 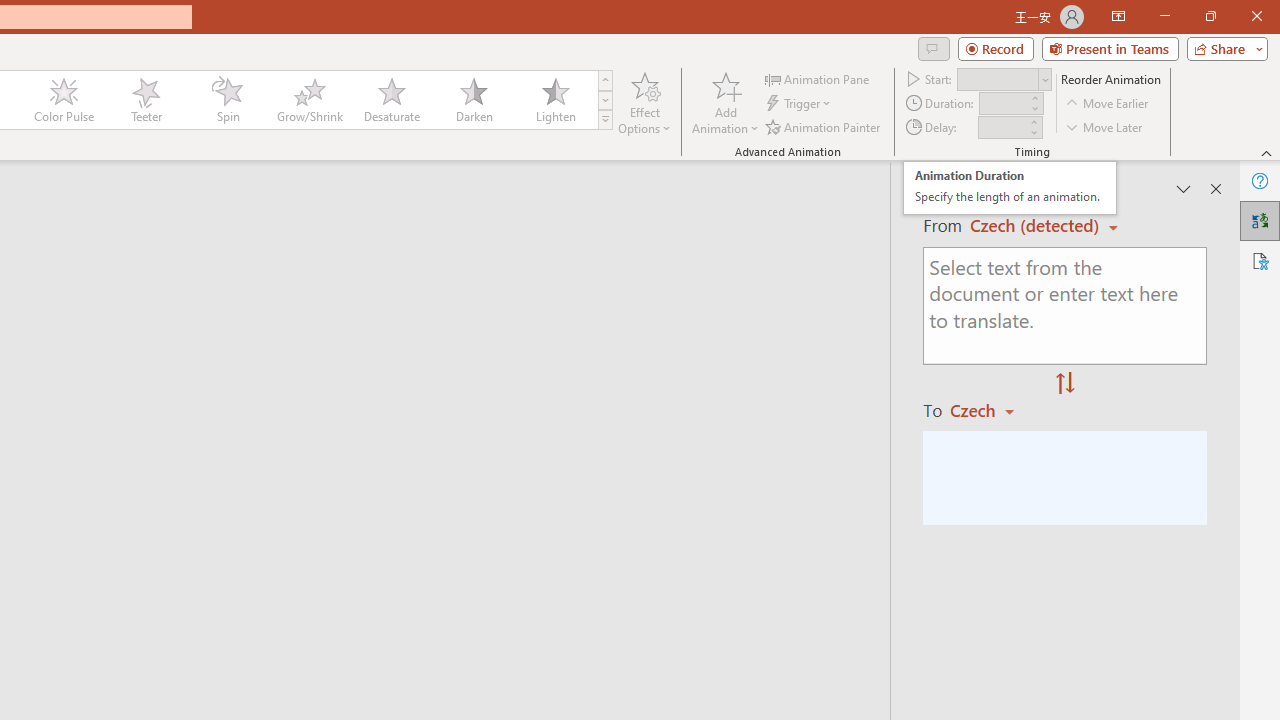 What do you see at coordinates (144, 100) in the screenshot?
I see `'Teeter'` at bounding box center [144, 100].